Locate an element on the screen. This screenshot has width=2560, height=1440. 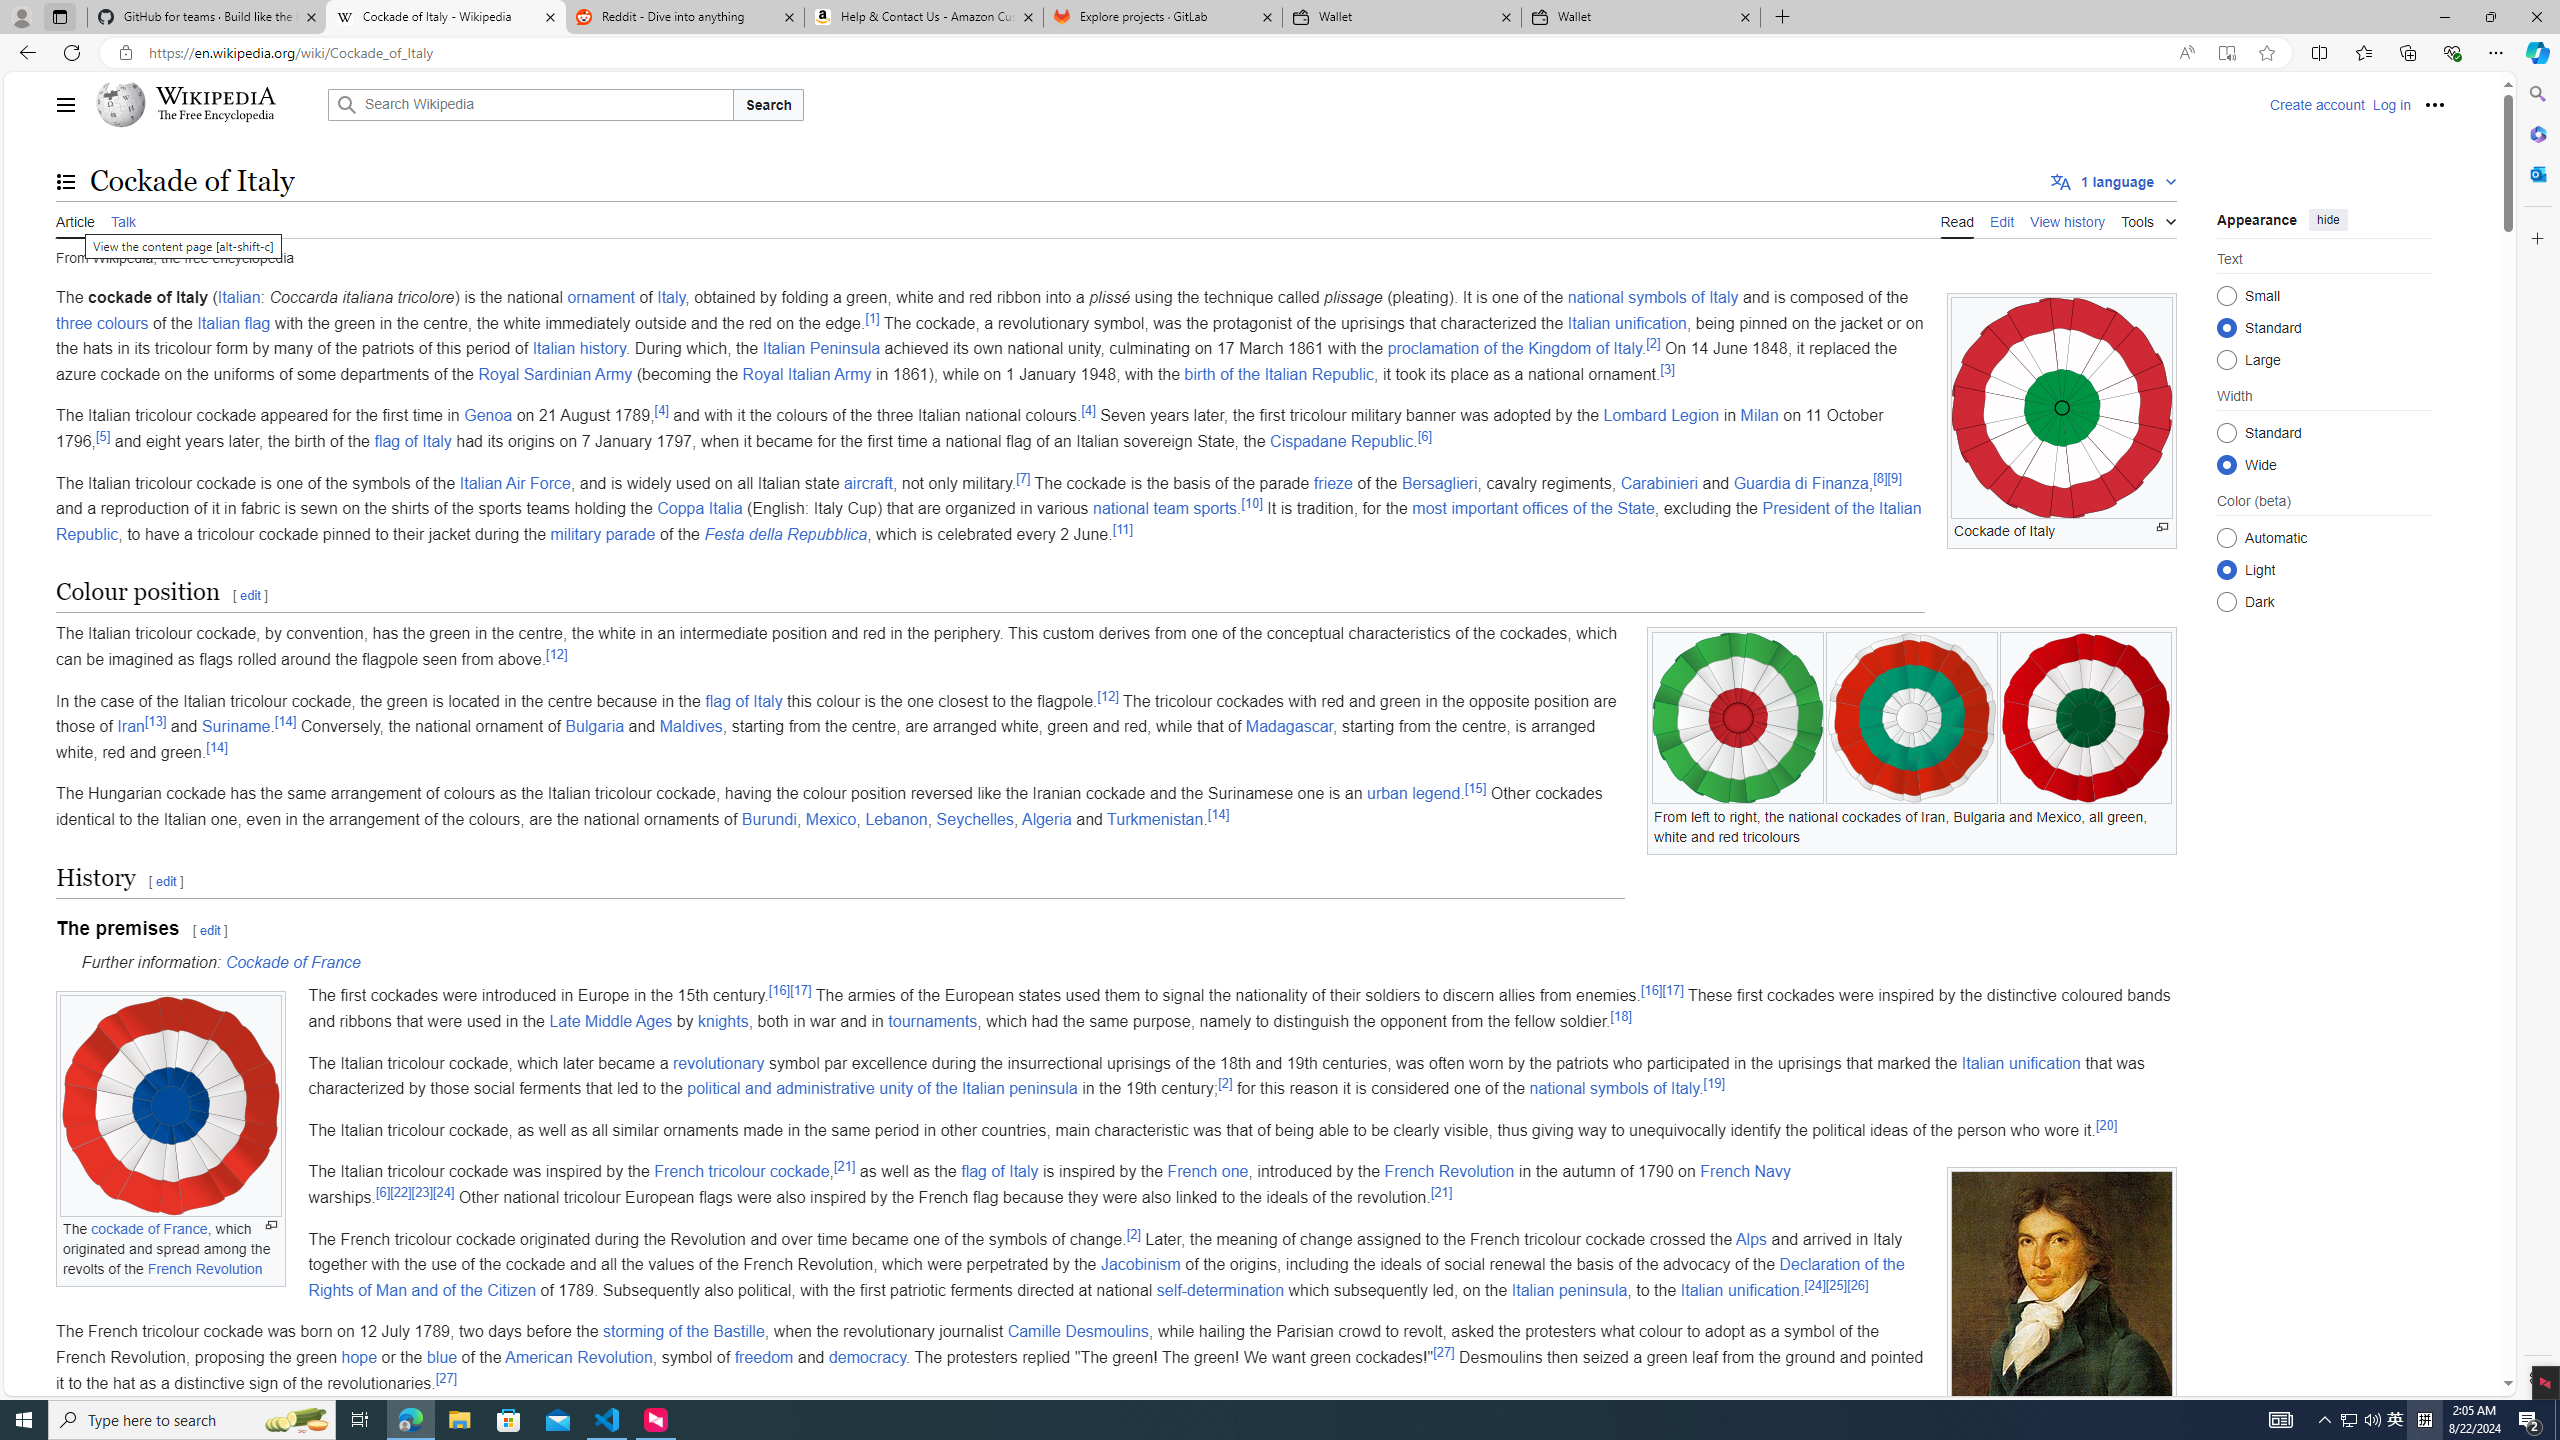
'[7]' is located at coordinates (1023, 478).